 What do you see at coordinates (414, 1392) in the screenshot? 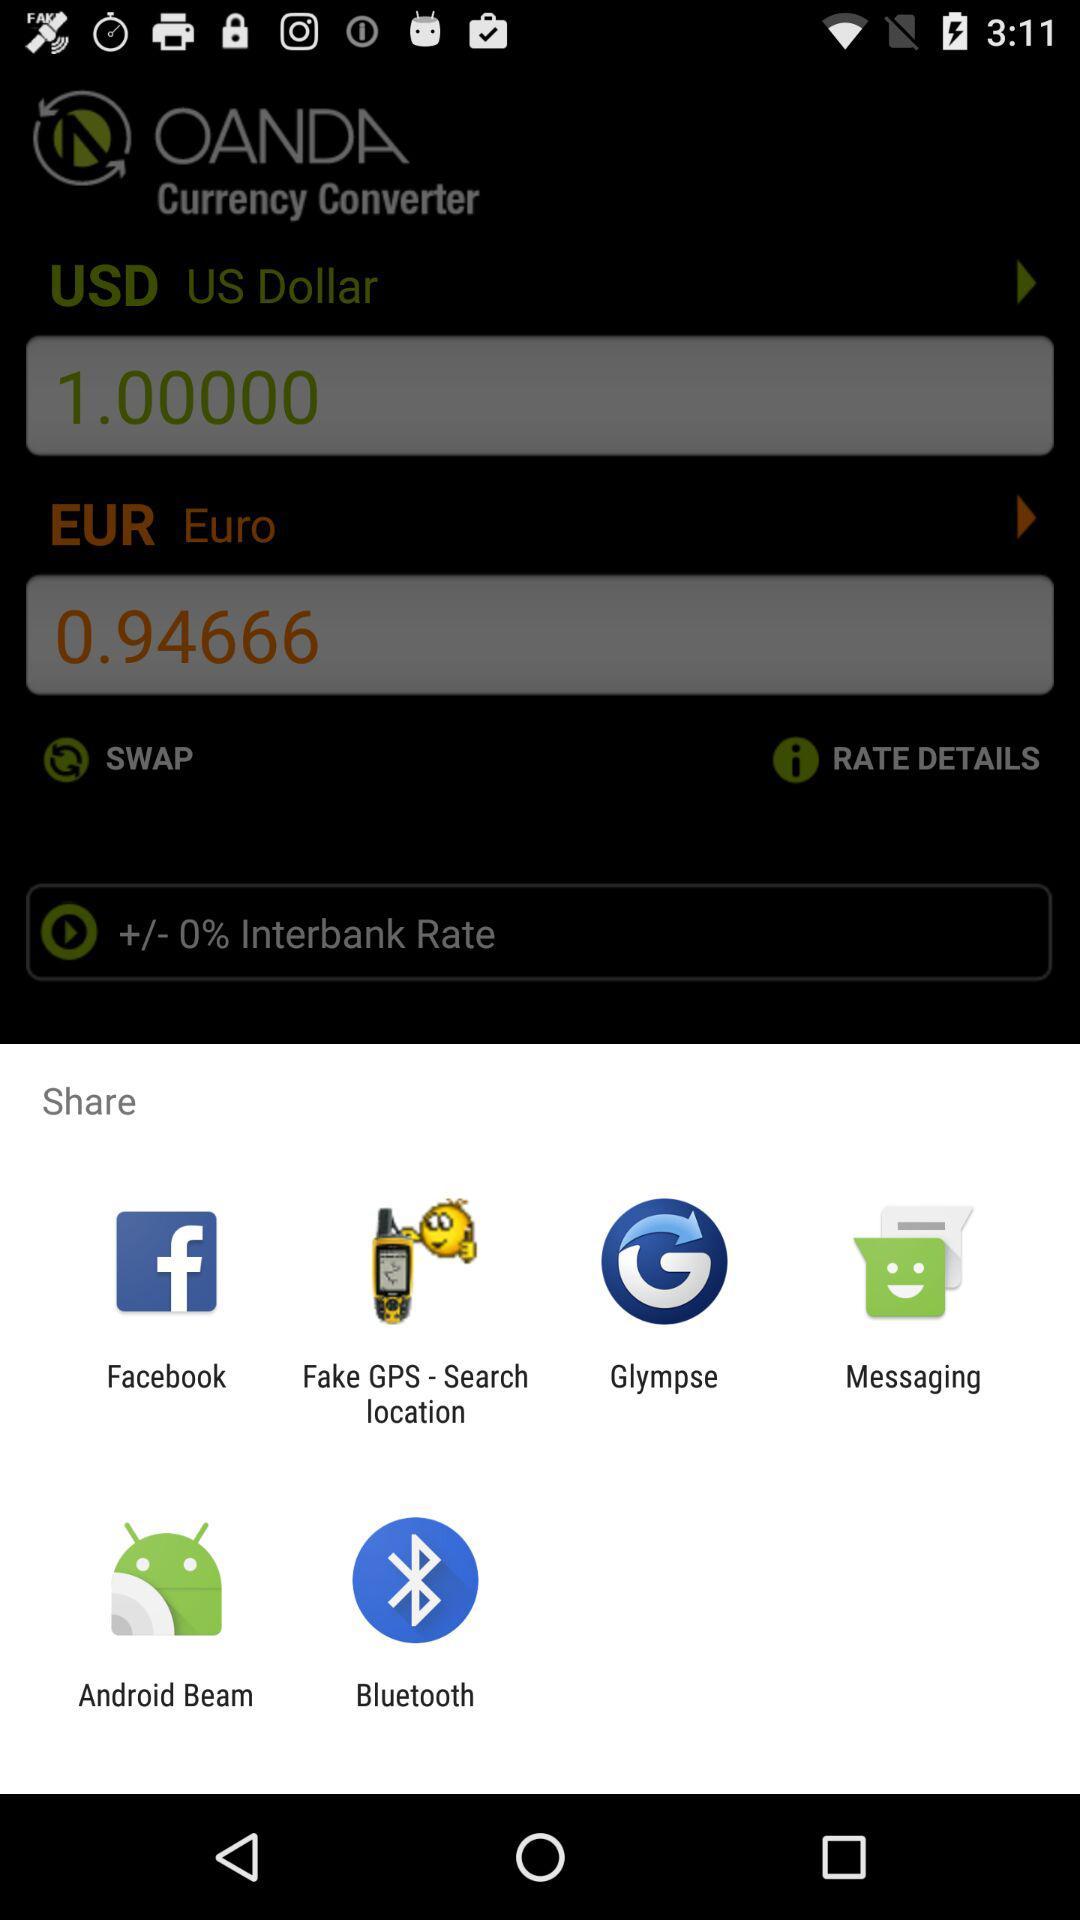
I see `fake gps search item` at bounding box center [414, 1392].